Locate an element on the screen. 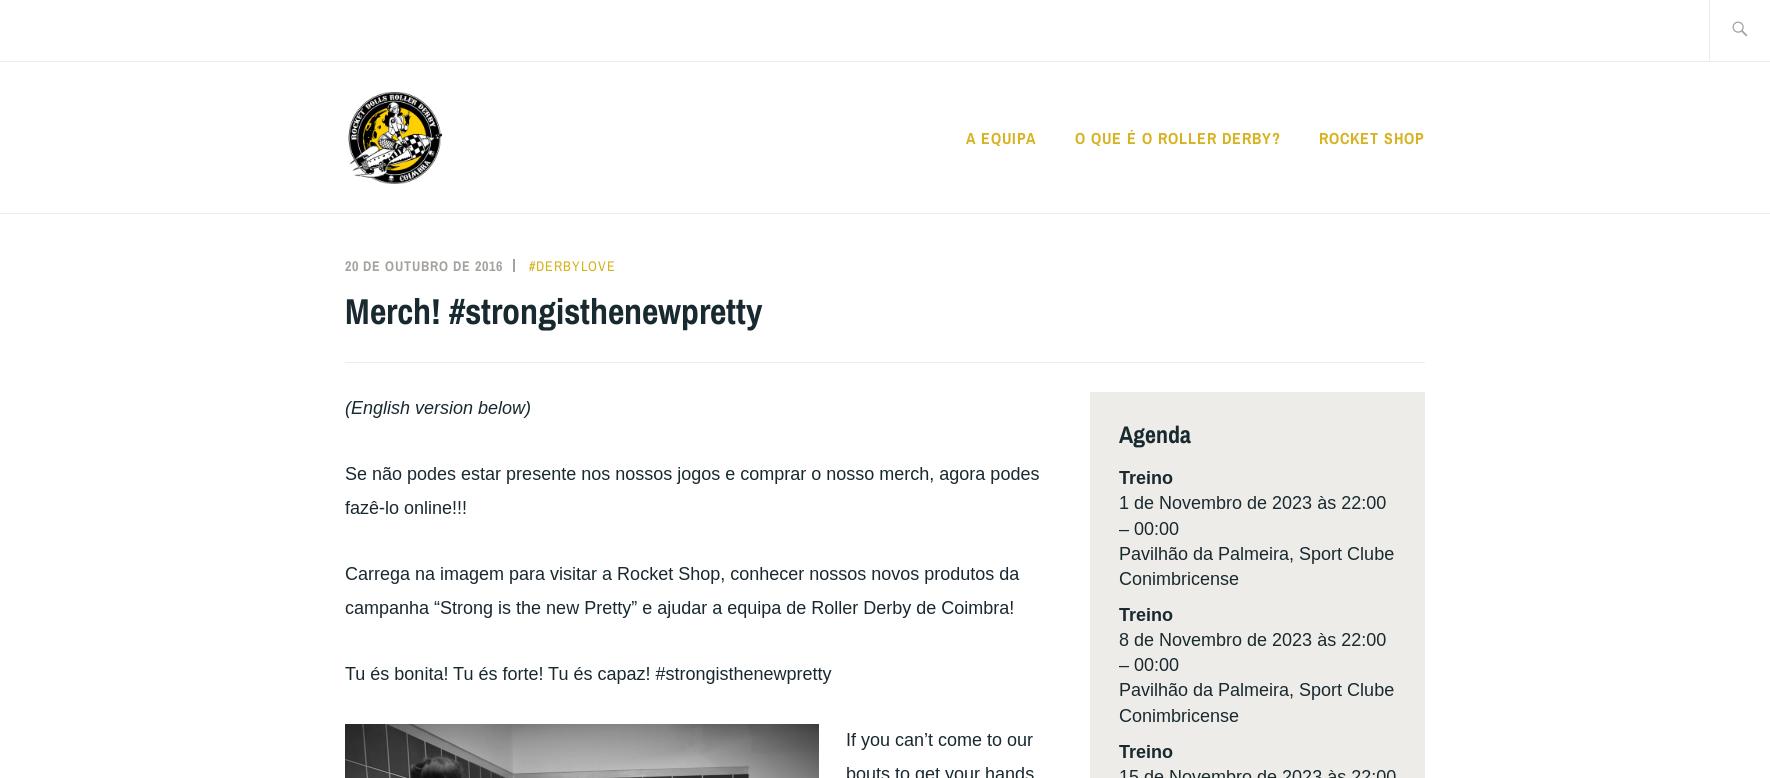 The width and height of the screenshot is (1770, 778). 'Se não podes estar presente nos nossos jogos e comprar o nosso merch, agora podes fazê-lo online!!!' is located at coordinates (691, 488).